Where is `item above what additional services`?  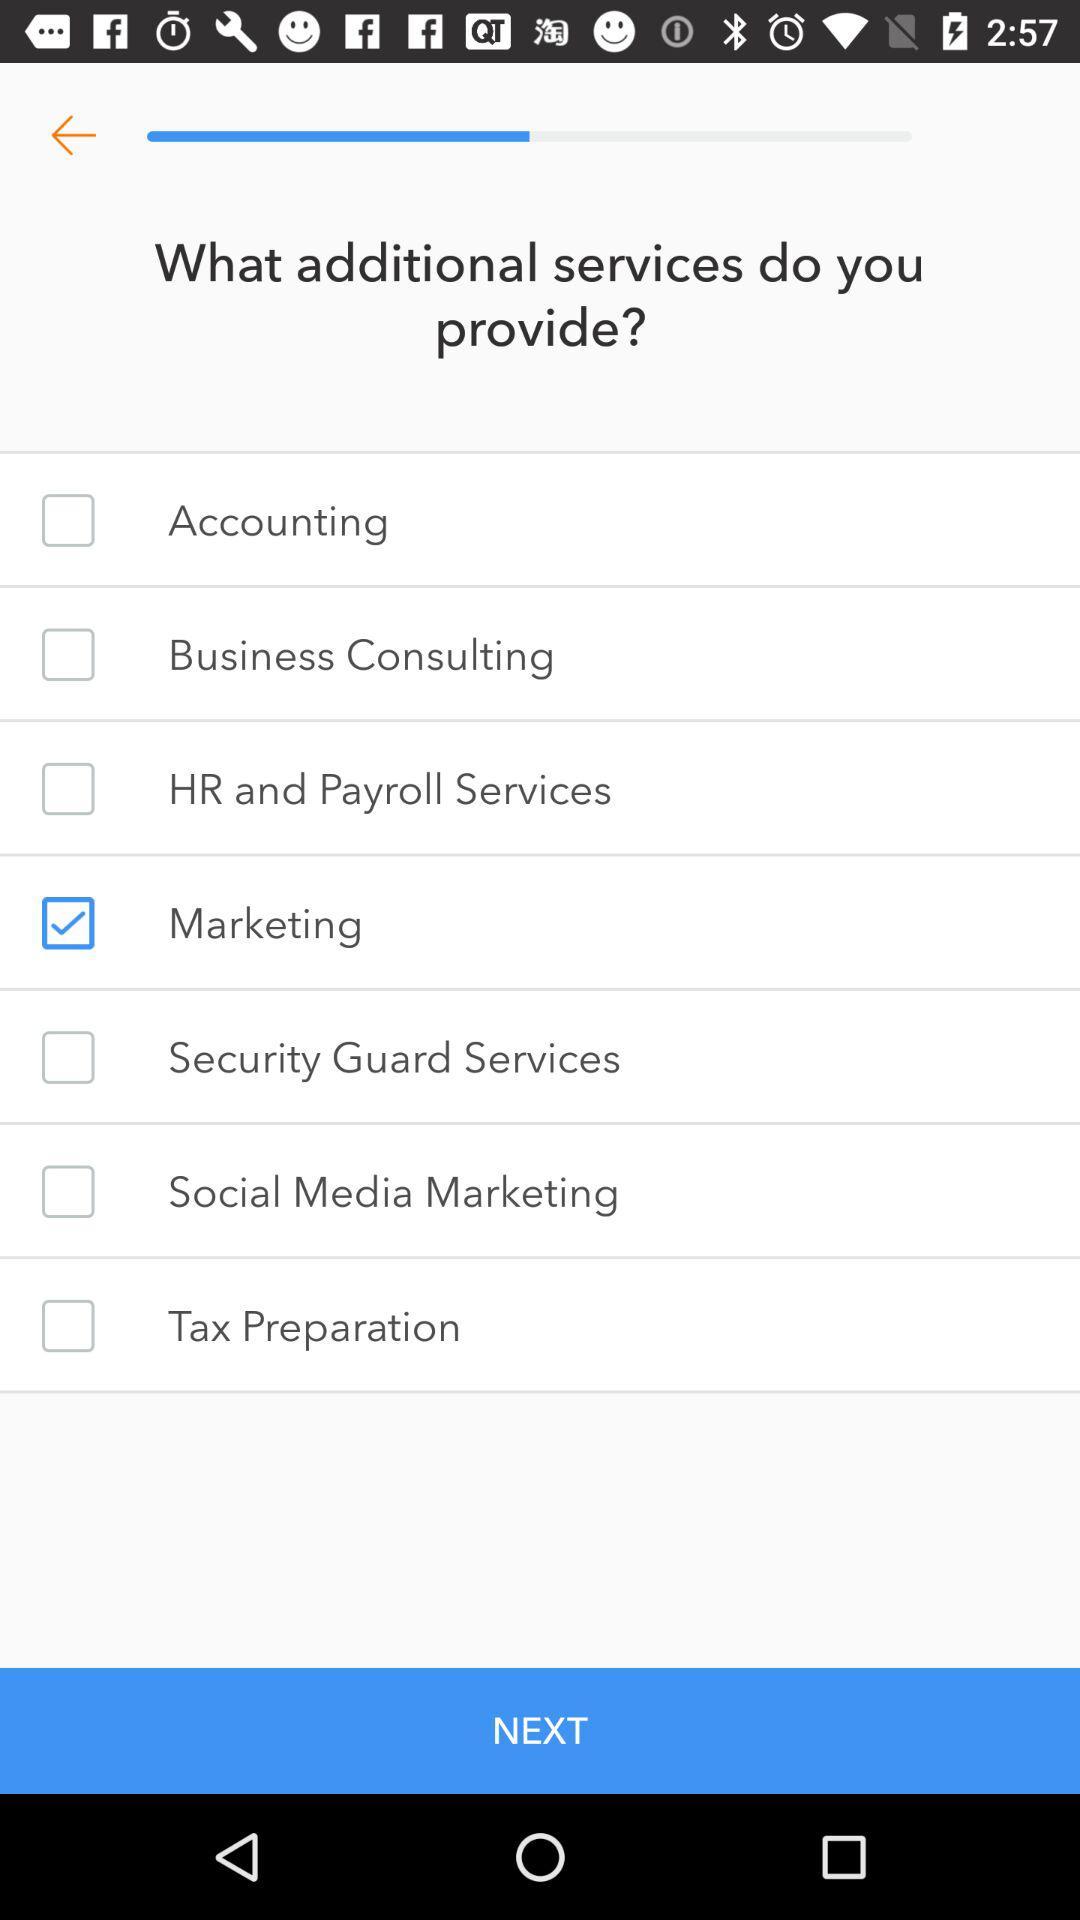
item above what additional services is located at coordinates (72, 135).